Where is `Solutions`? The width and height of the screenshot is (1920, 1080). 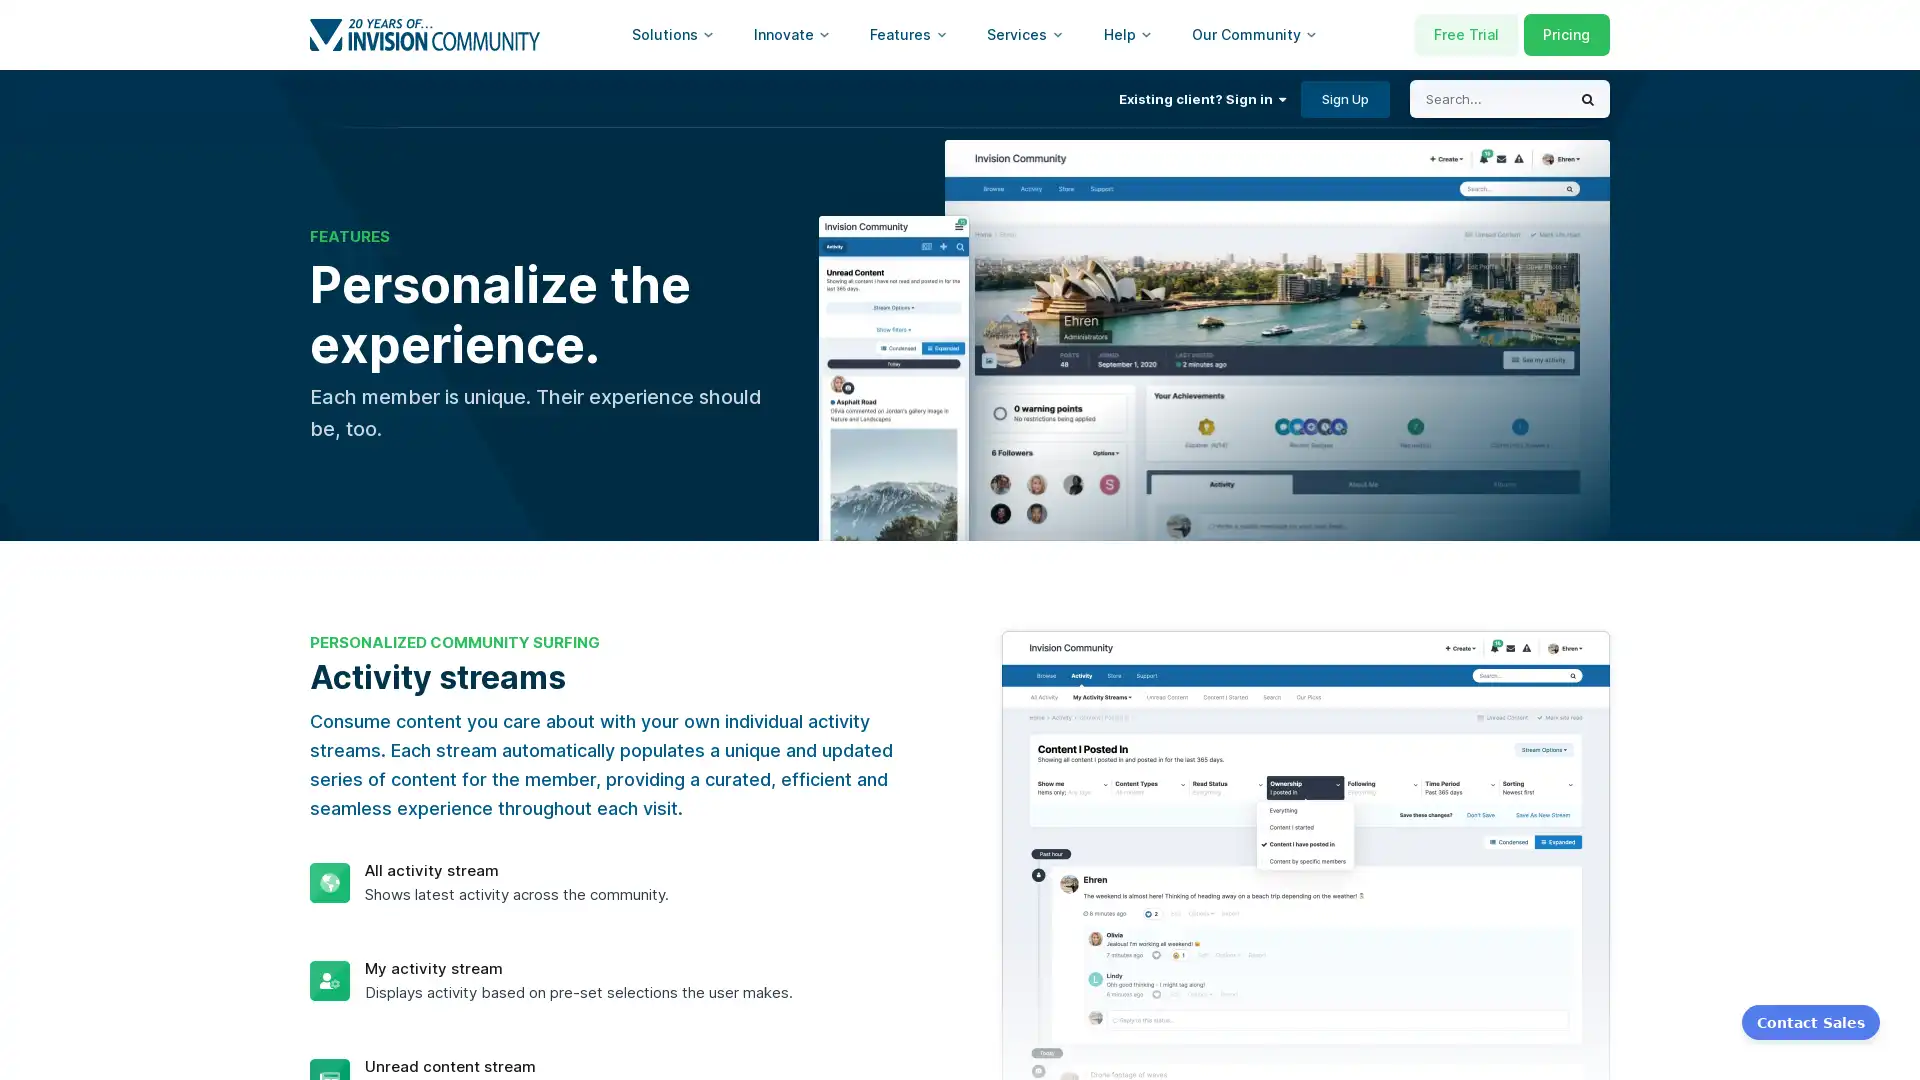
Solutions is located at coordinates (672, 34).